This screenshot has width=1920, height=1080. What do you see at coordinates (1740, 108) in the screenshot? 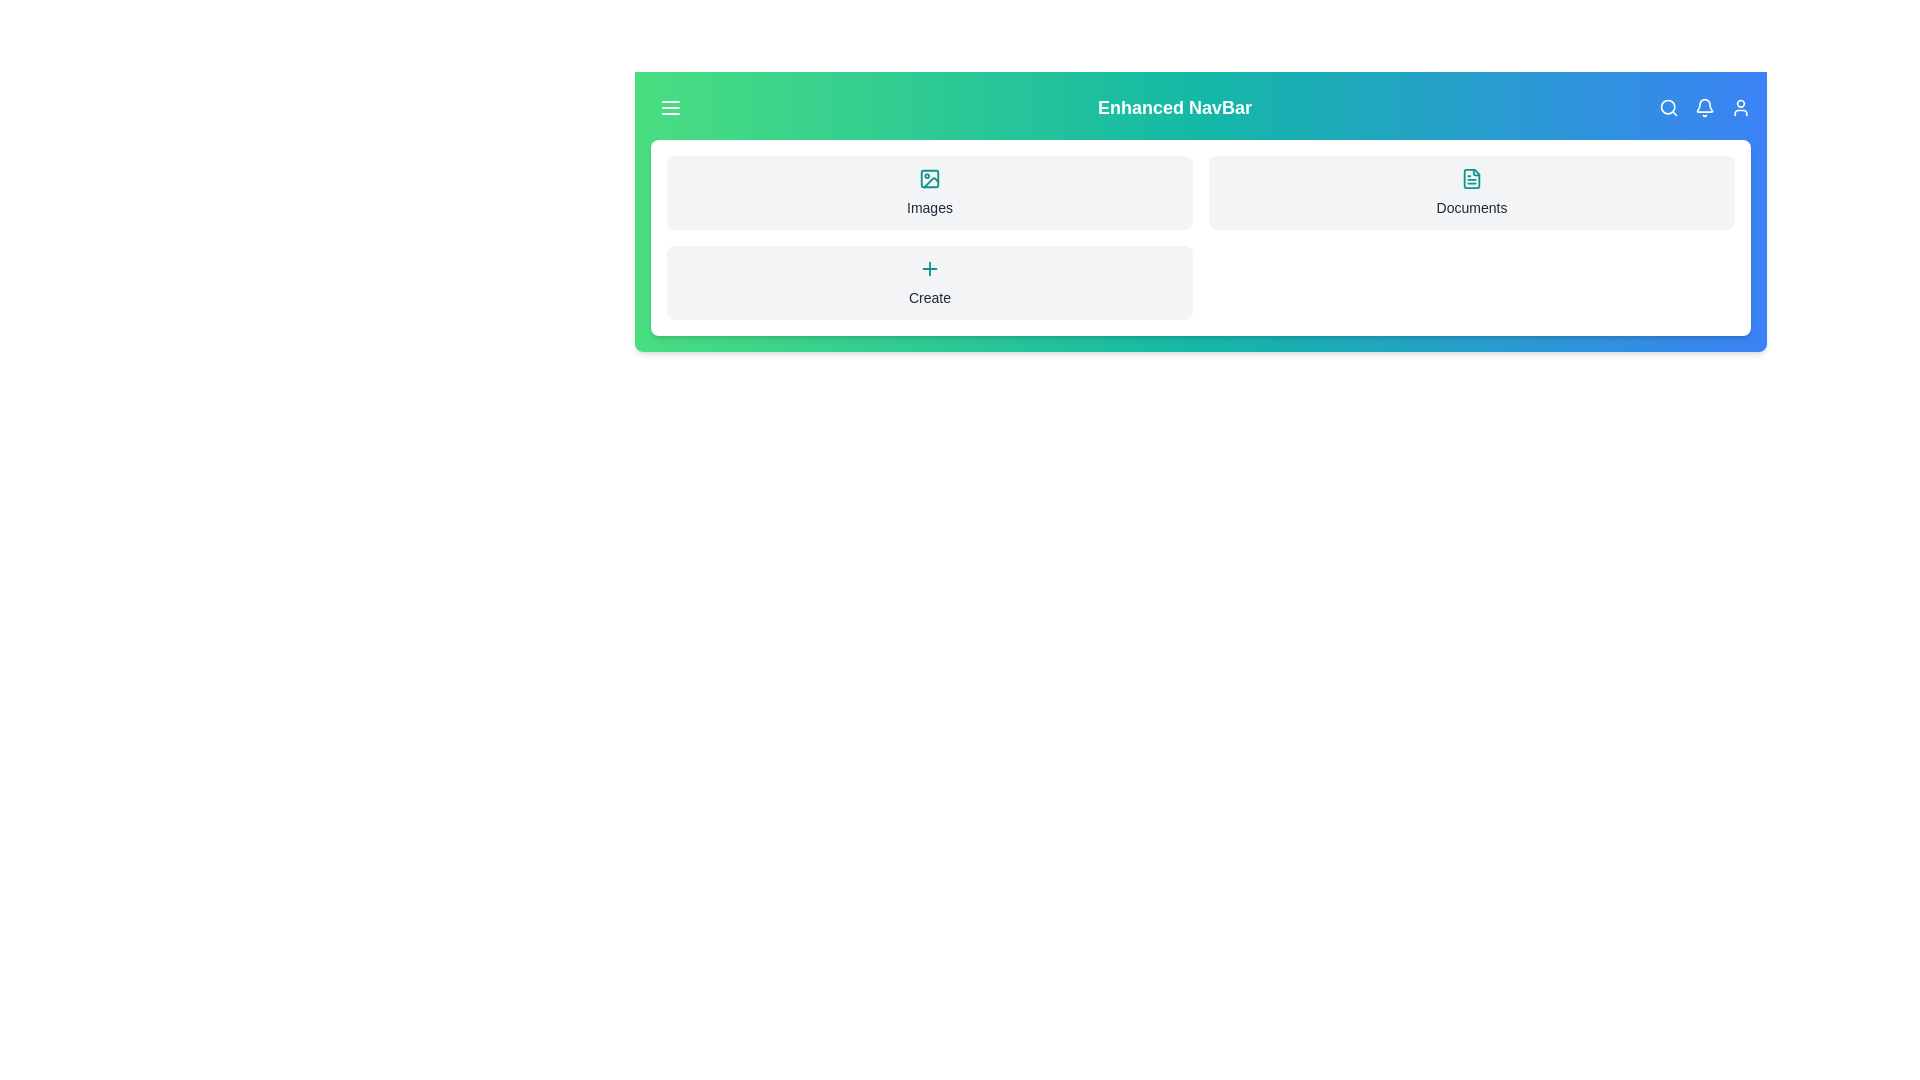
I see `the 'User' icon in the navigation bar` at bounding box center [1740, 108].